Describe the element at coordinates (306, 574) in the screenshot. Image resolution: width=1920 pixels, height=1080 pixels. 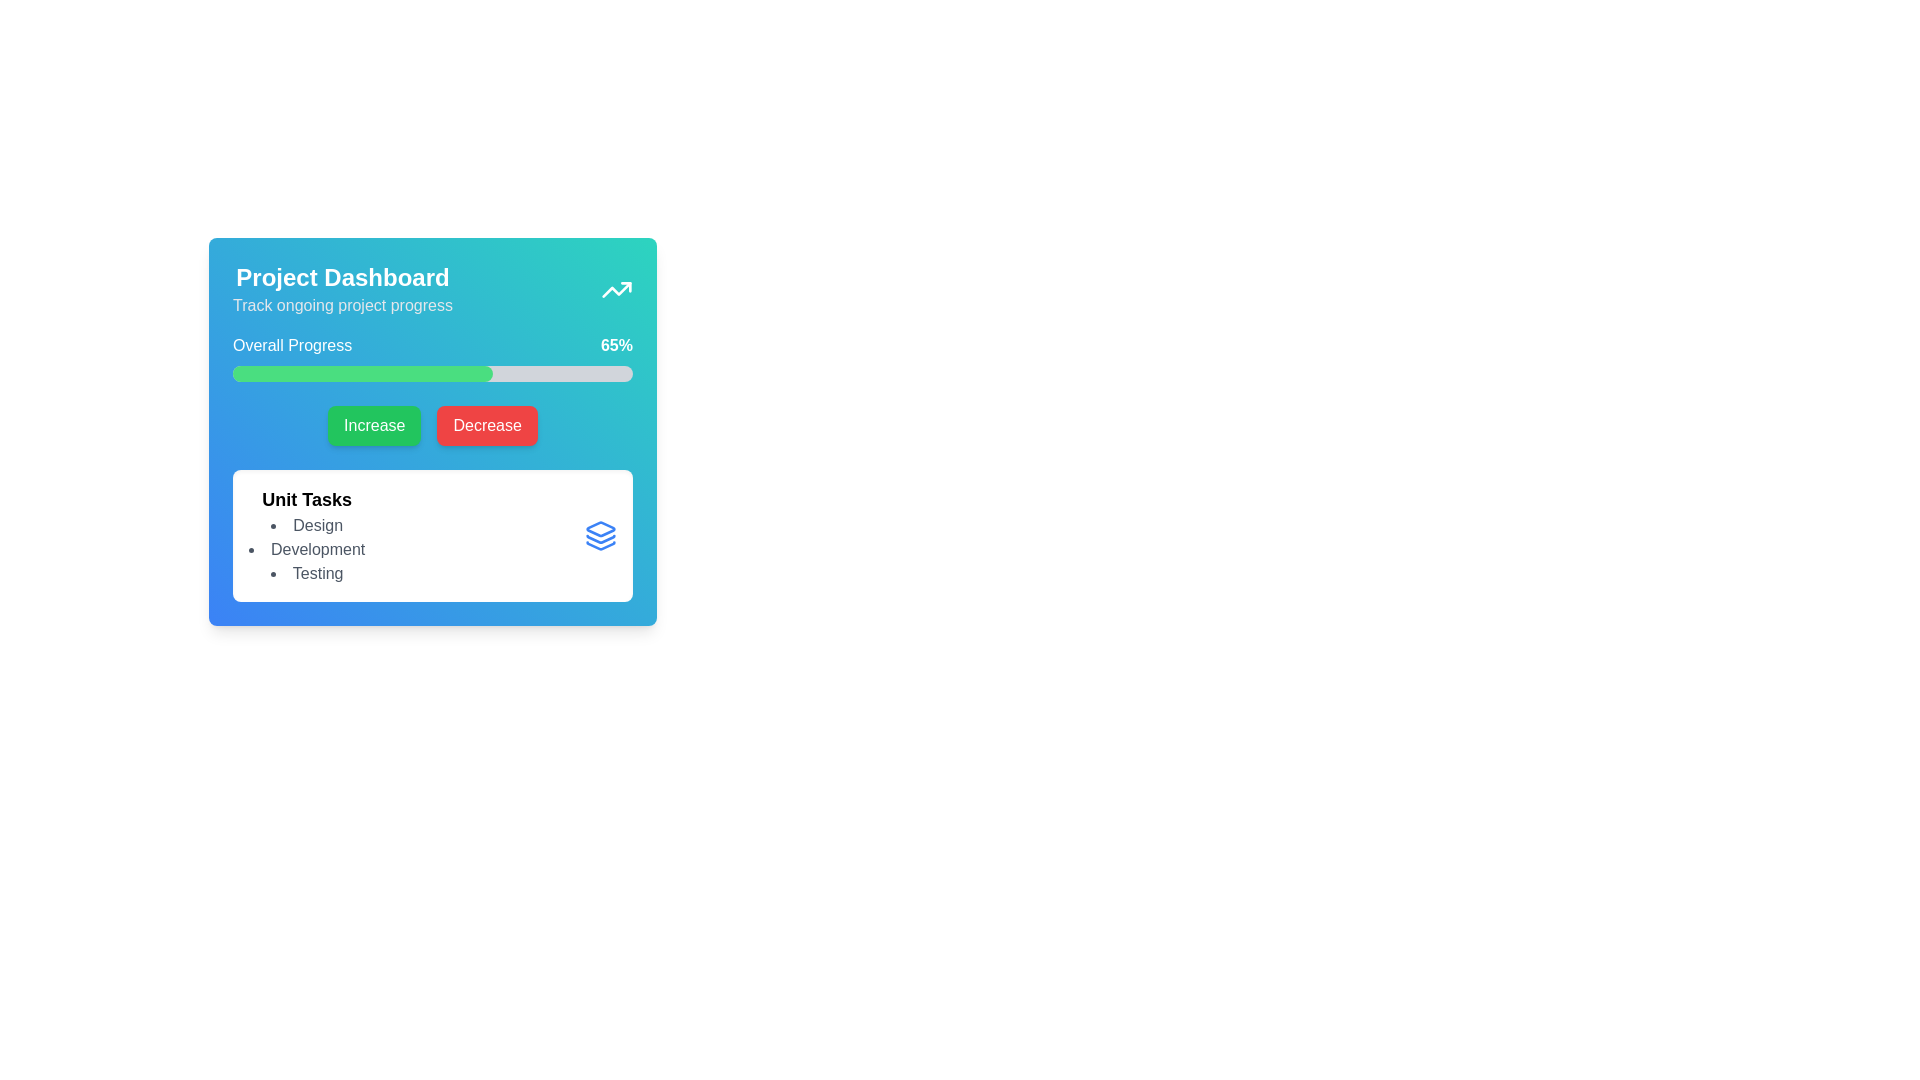
I see `the static text label displaying 'Testing' located at the bottom of the 'Unit Tasks' card interface` at that location.